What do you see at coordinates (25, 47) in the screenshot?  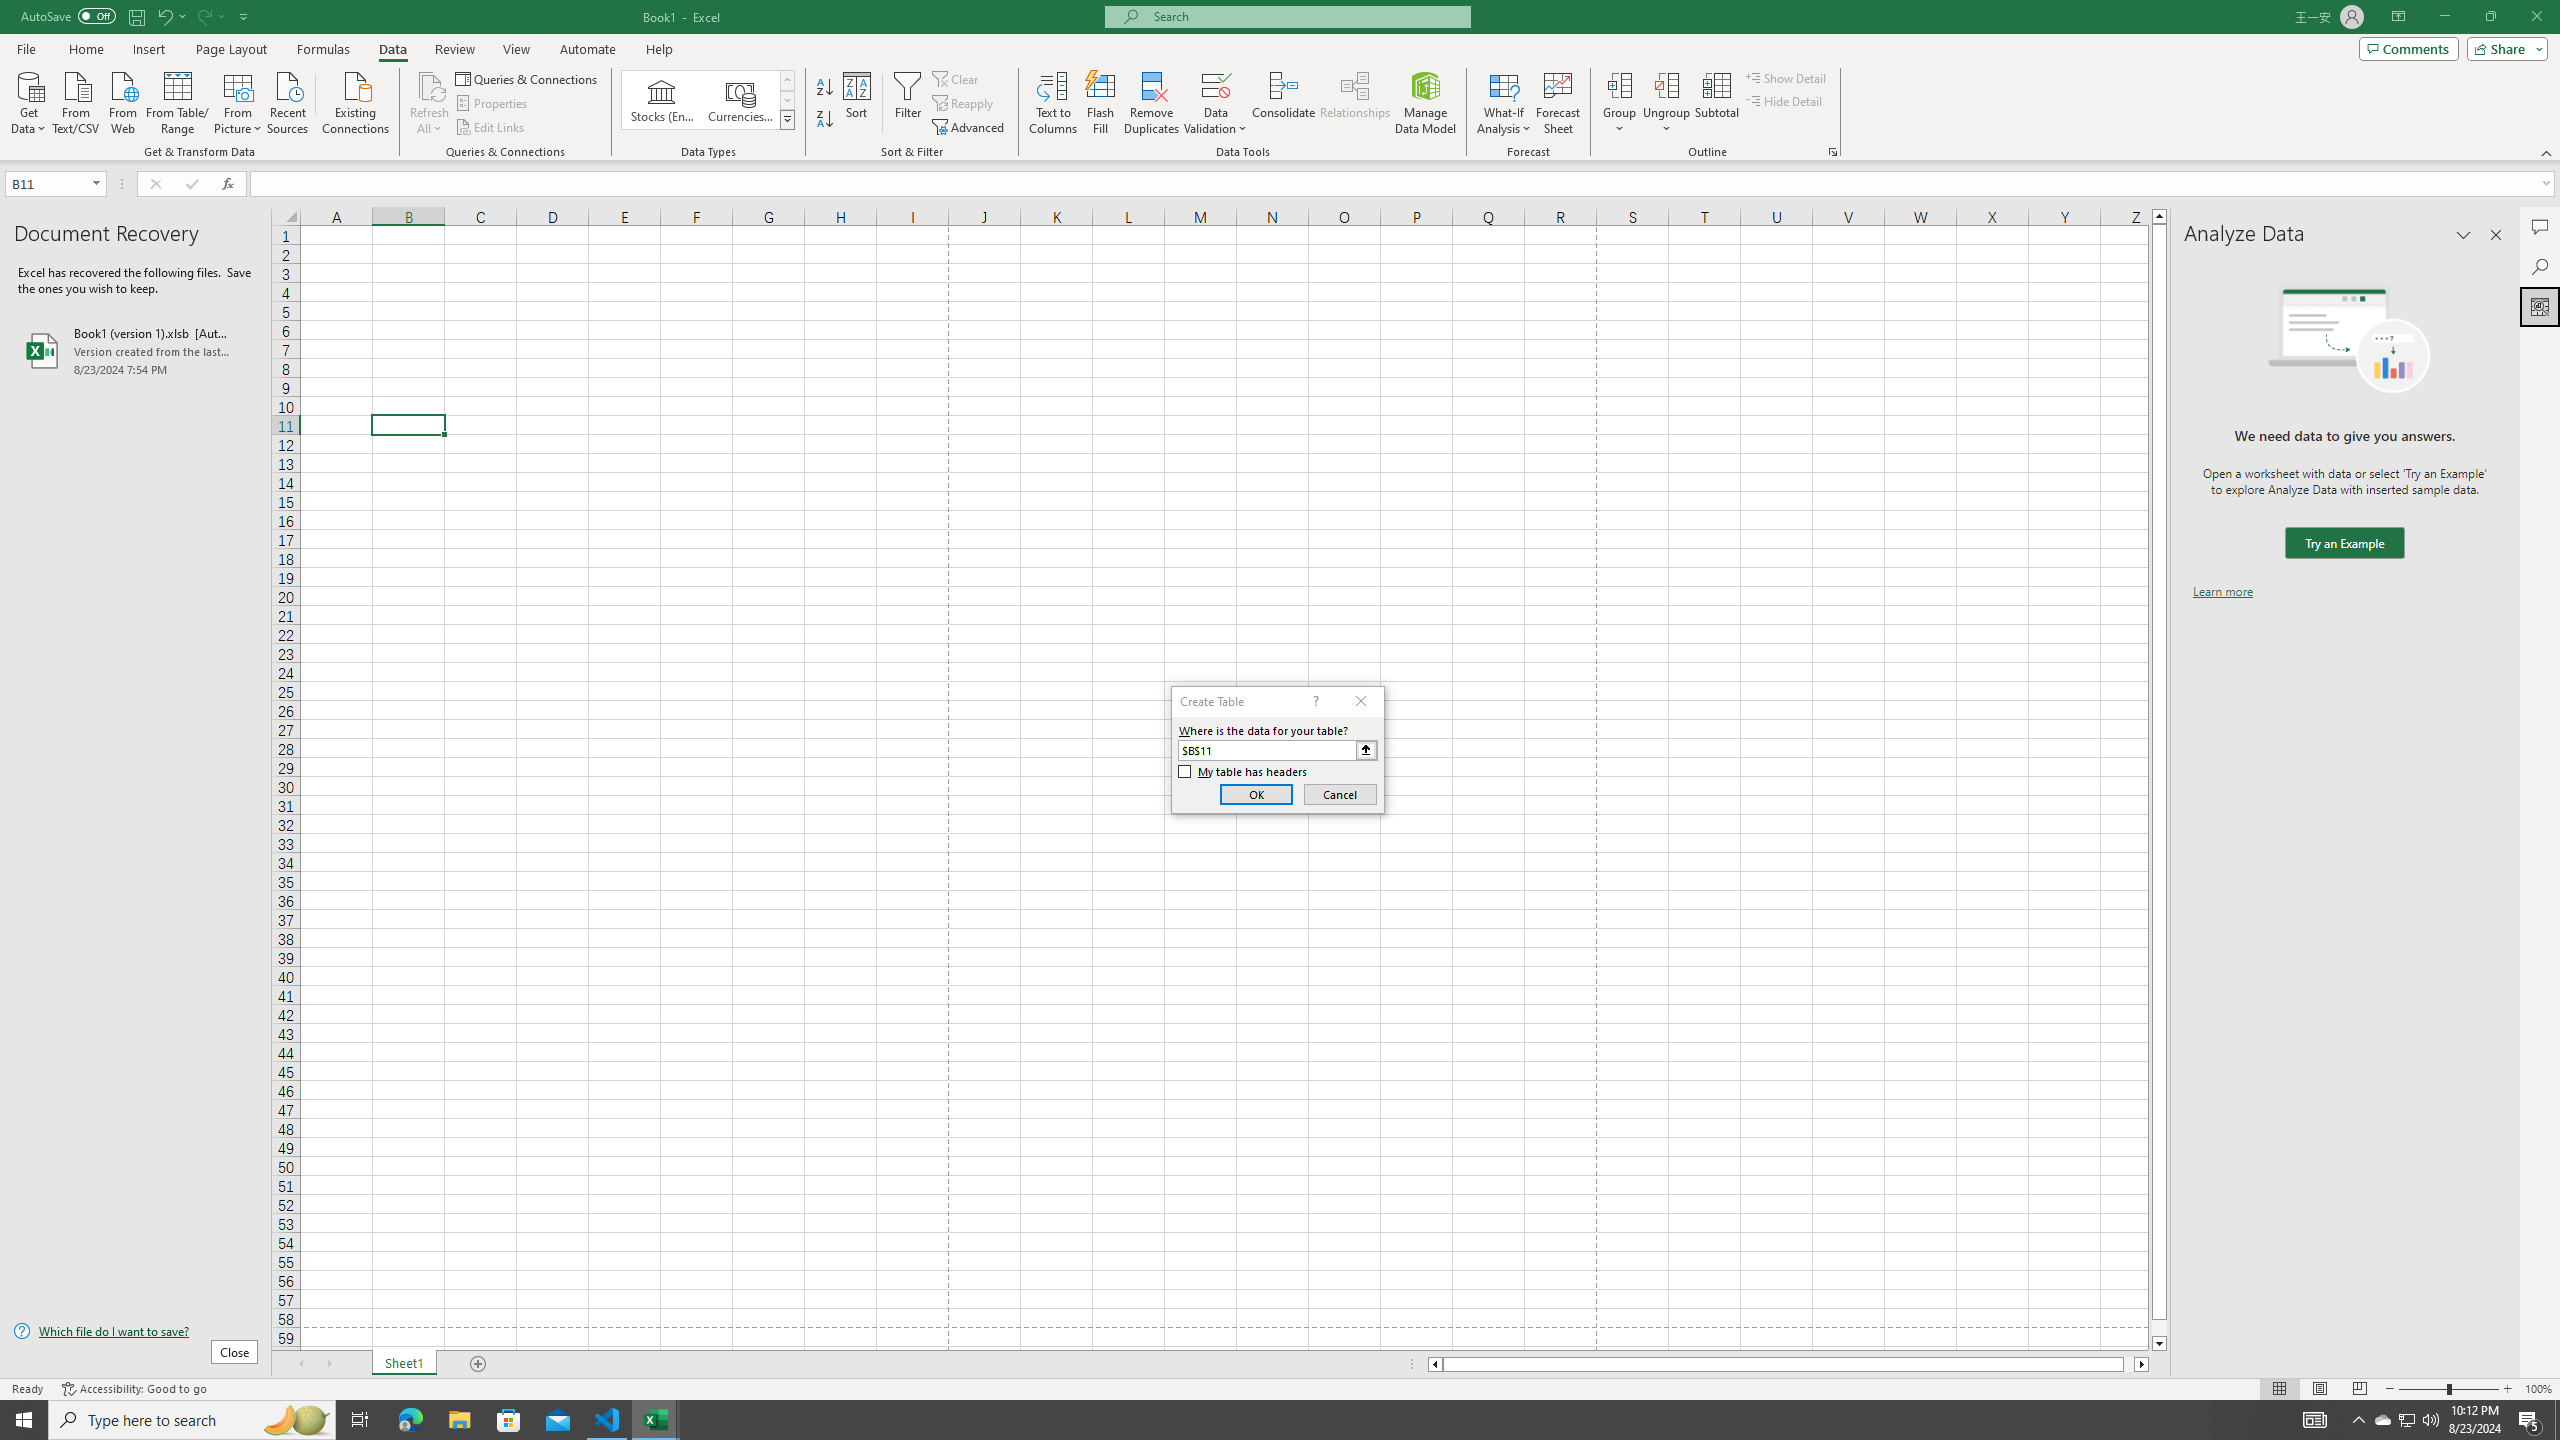 I see `'File Tab'` at bounding box center [25, 47].